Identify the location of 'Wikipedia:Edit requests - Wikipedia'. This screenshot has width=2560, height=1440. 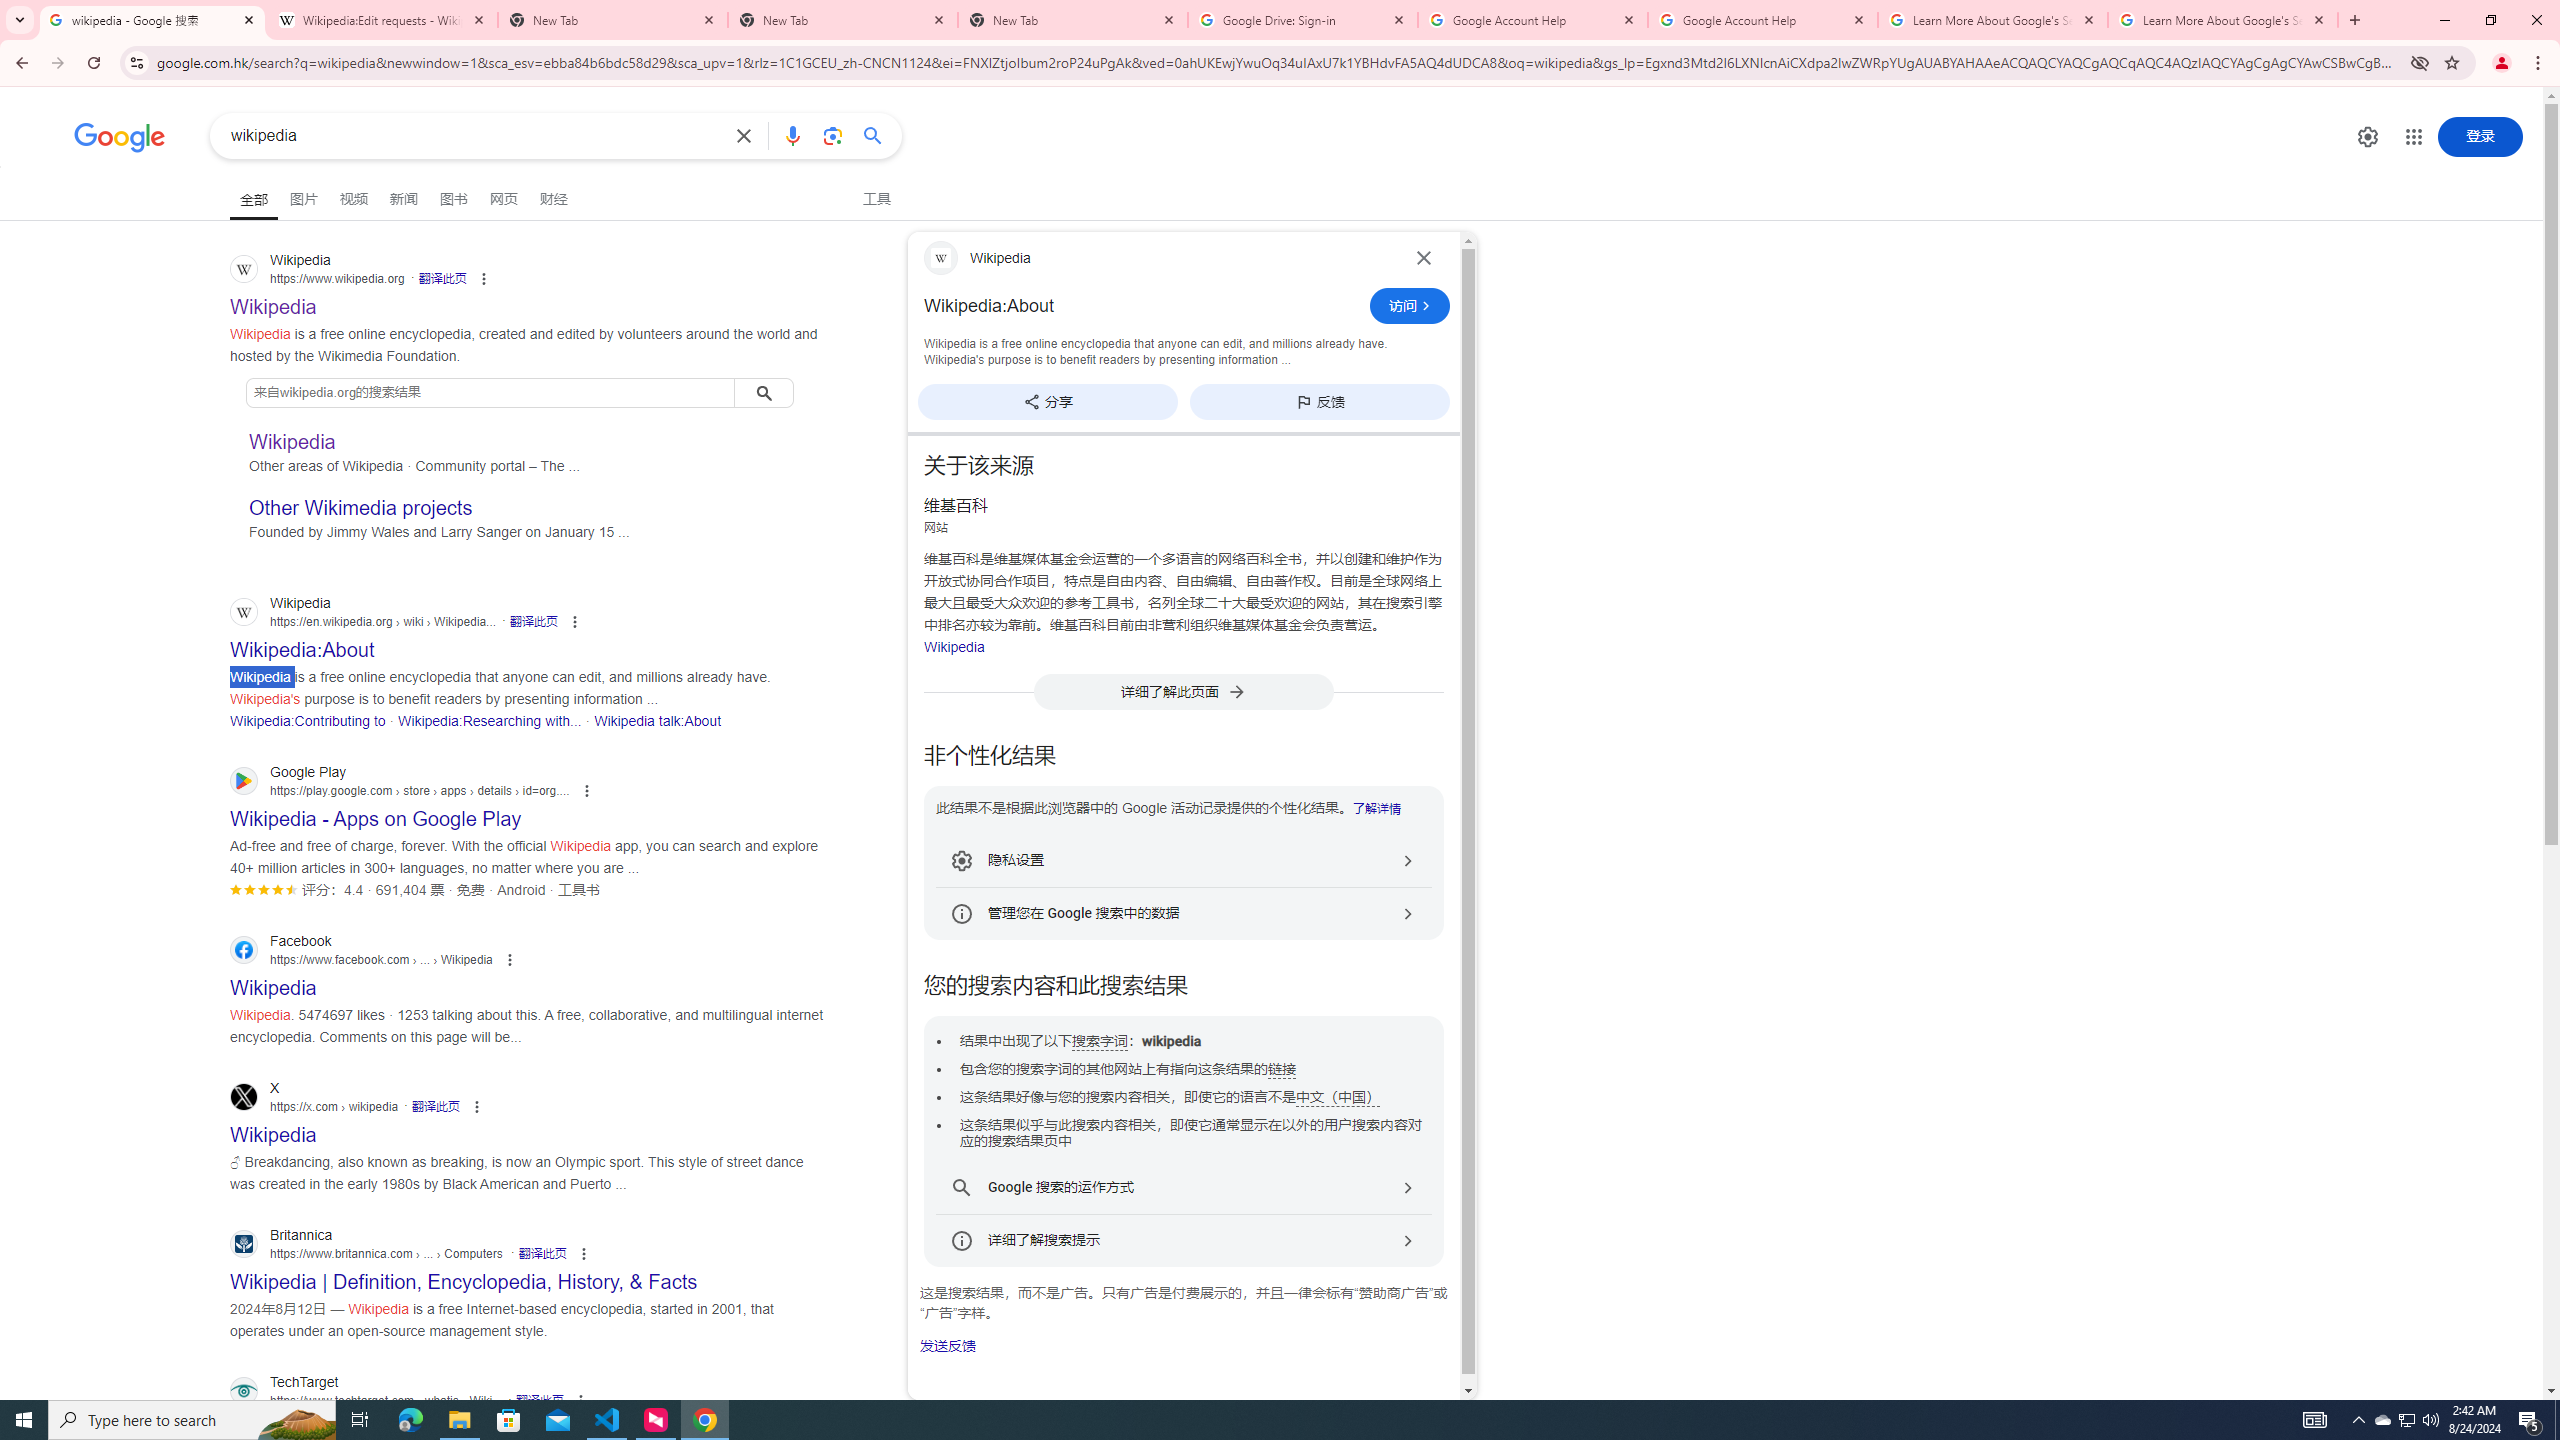
(382, 19).